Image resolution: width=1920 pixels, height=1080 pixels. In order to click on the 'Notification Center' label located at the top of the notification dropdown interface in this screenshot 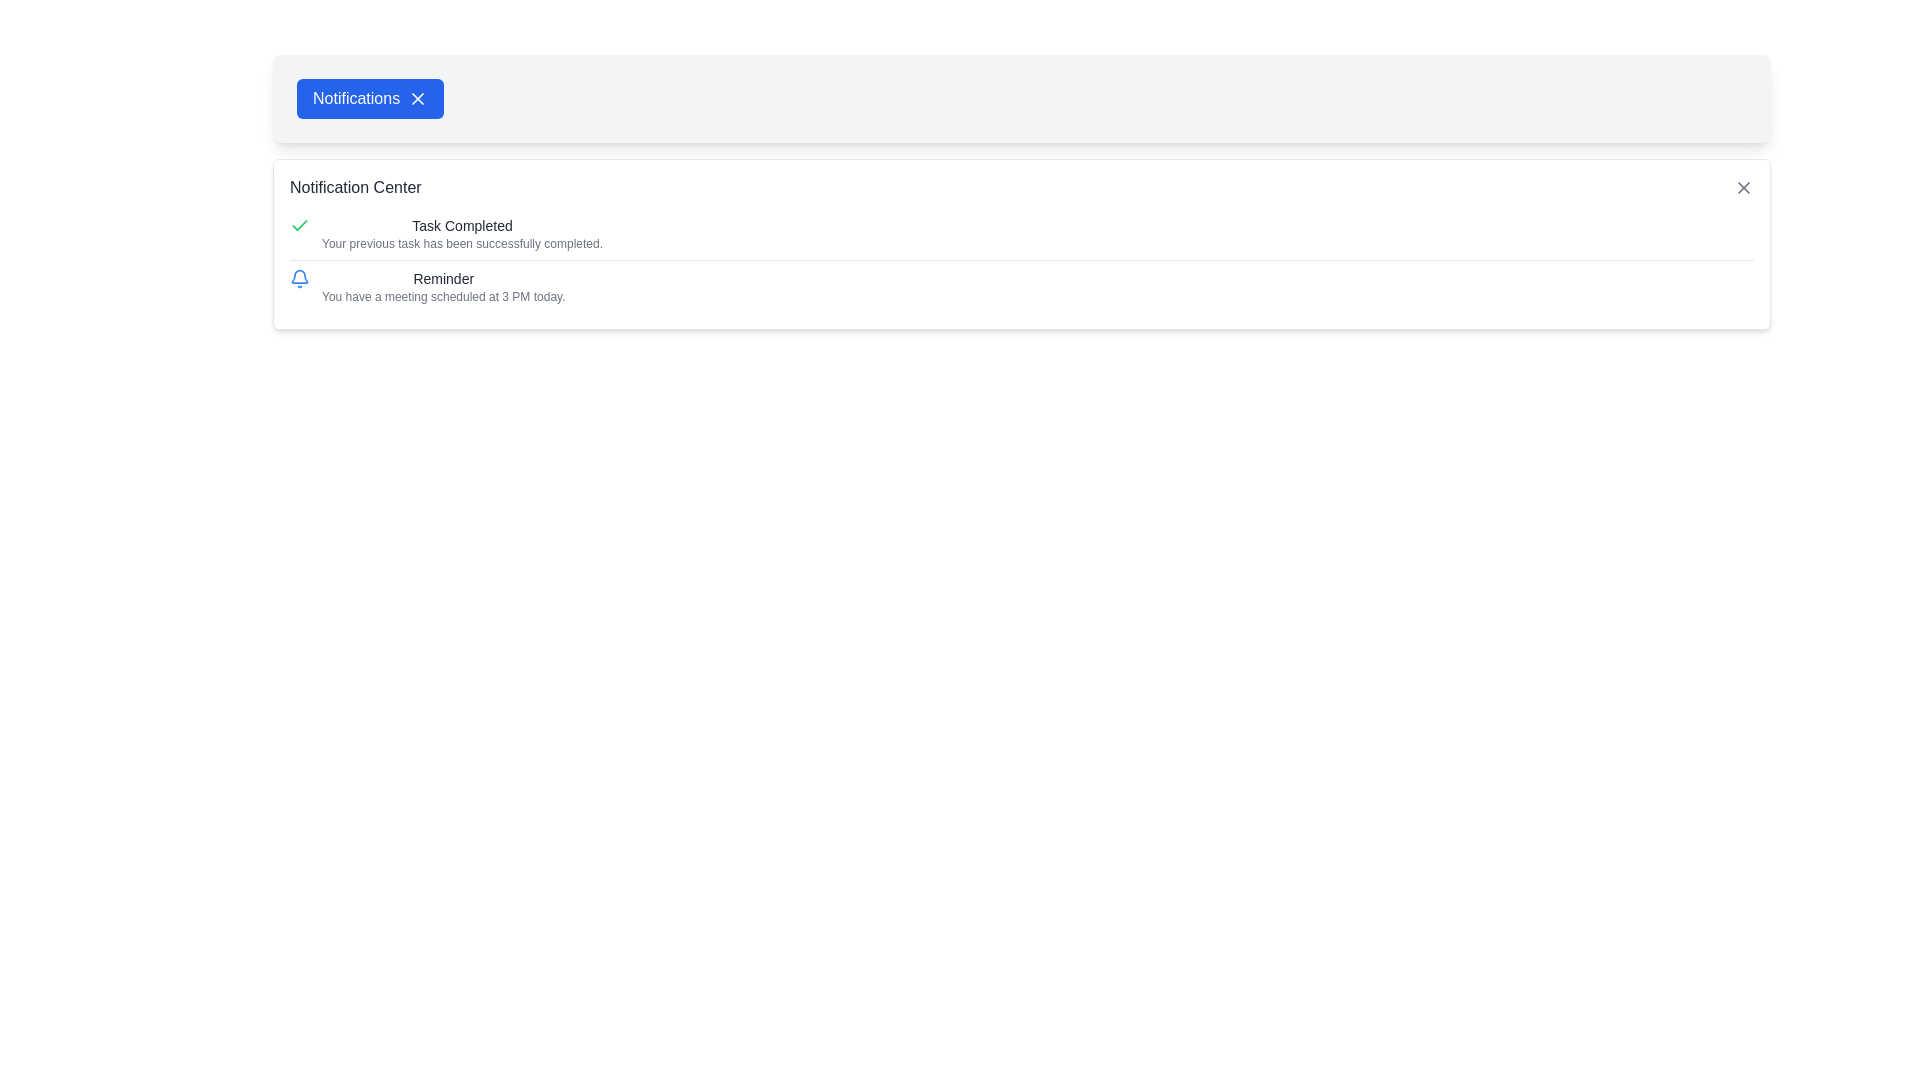, I will do `click(1022, 188)`.